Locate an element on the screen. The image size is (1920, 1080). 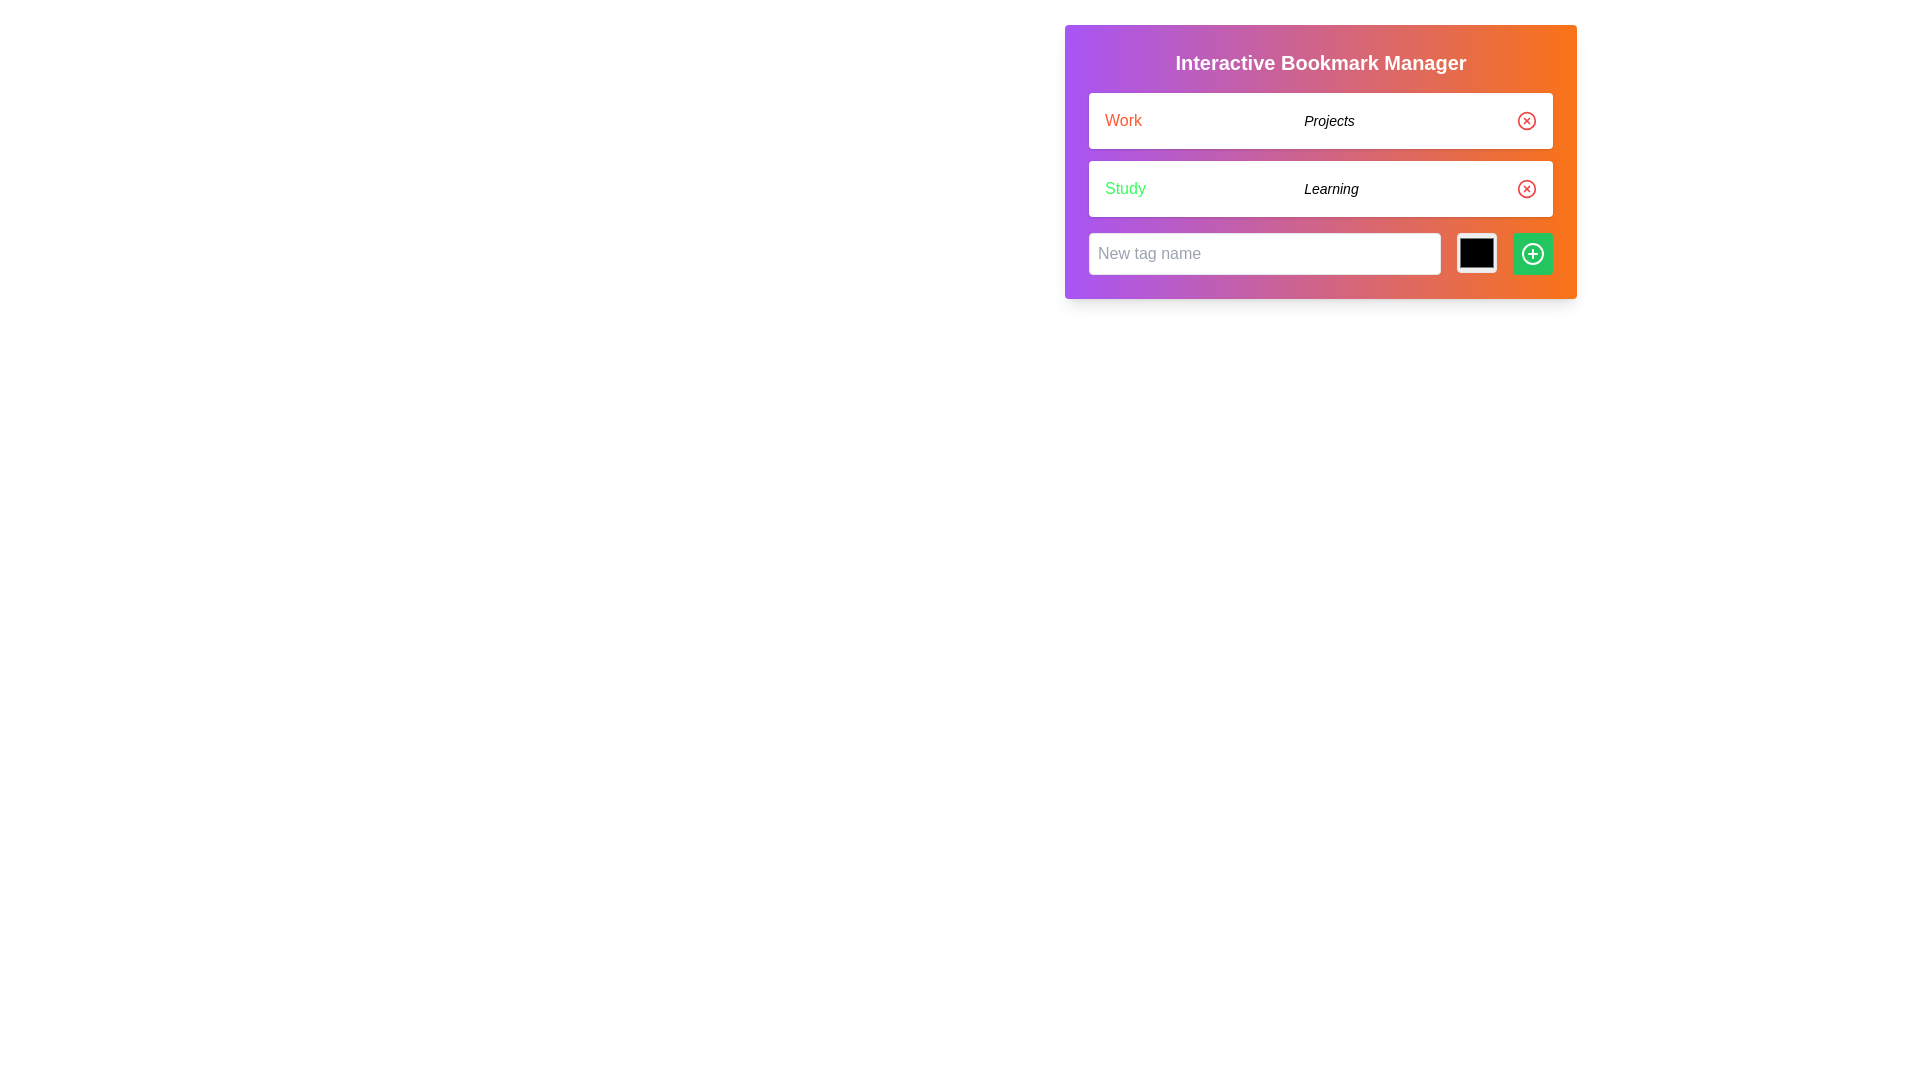
the SVG circle representing the boundary of the plus symbol in the 'Add' button located on the right side of the application panel, adjacent to the input field for new tag names is located at coordinates (1531, 253).